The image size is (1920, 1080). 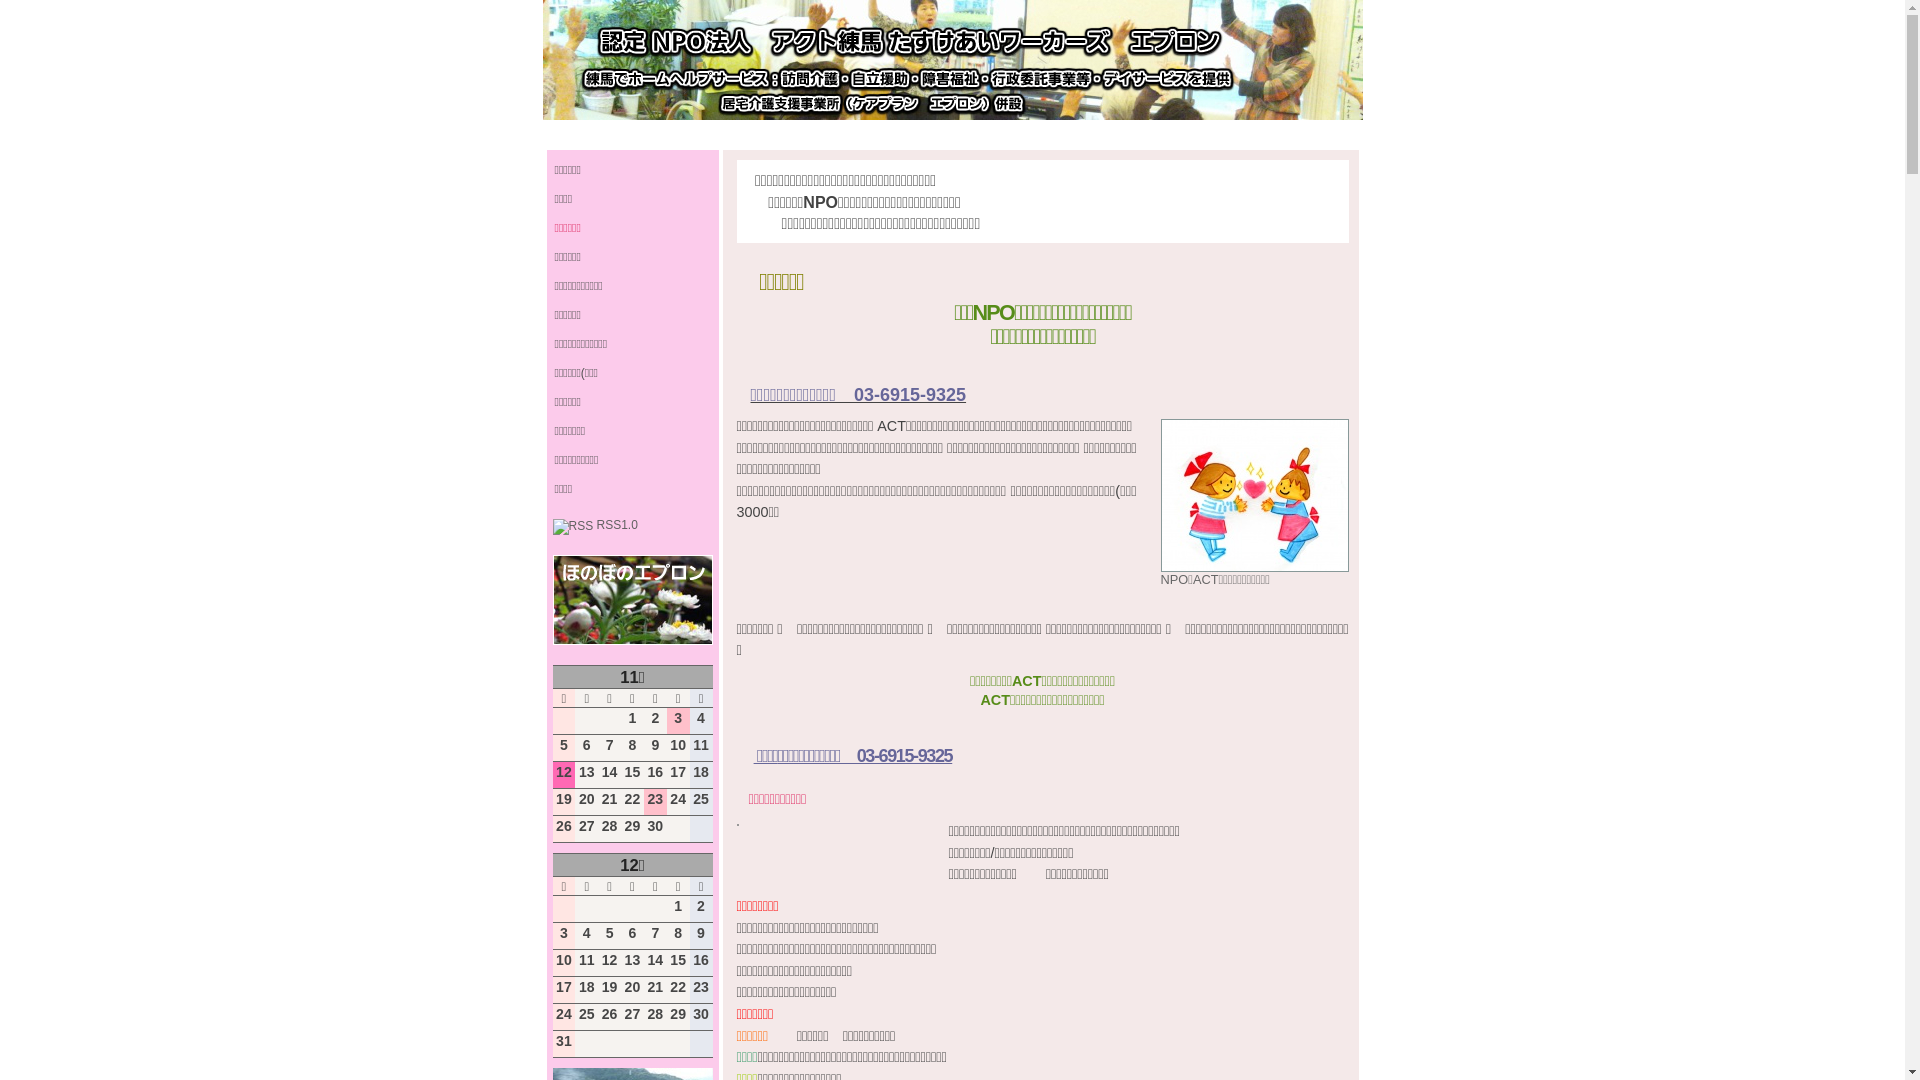 What do you see at coordinates (593, 523) in the screenshot?
I see `' RSS1.0'` at bounding box center [593, 523].